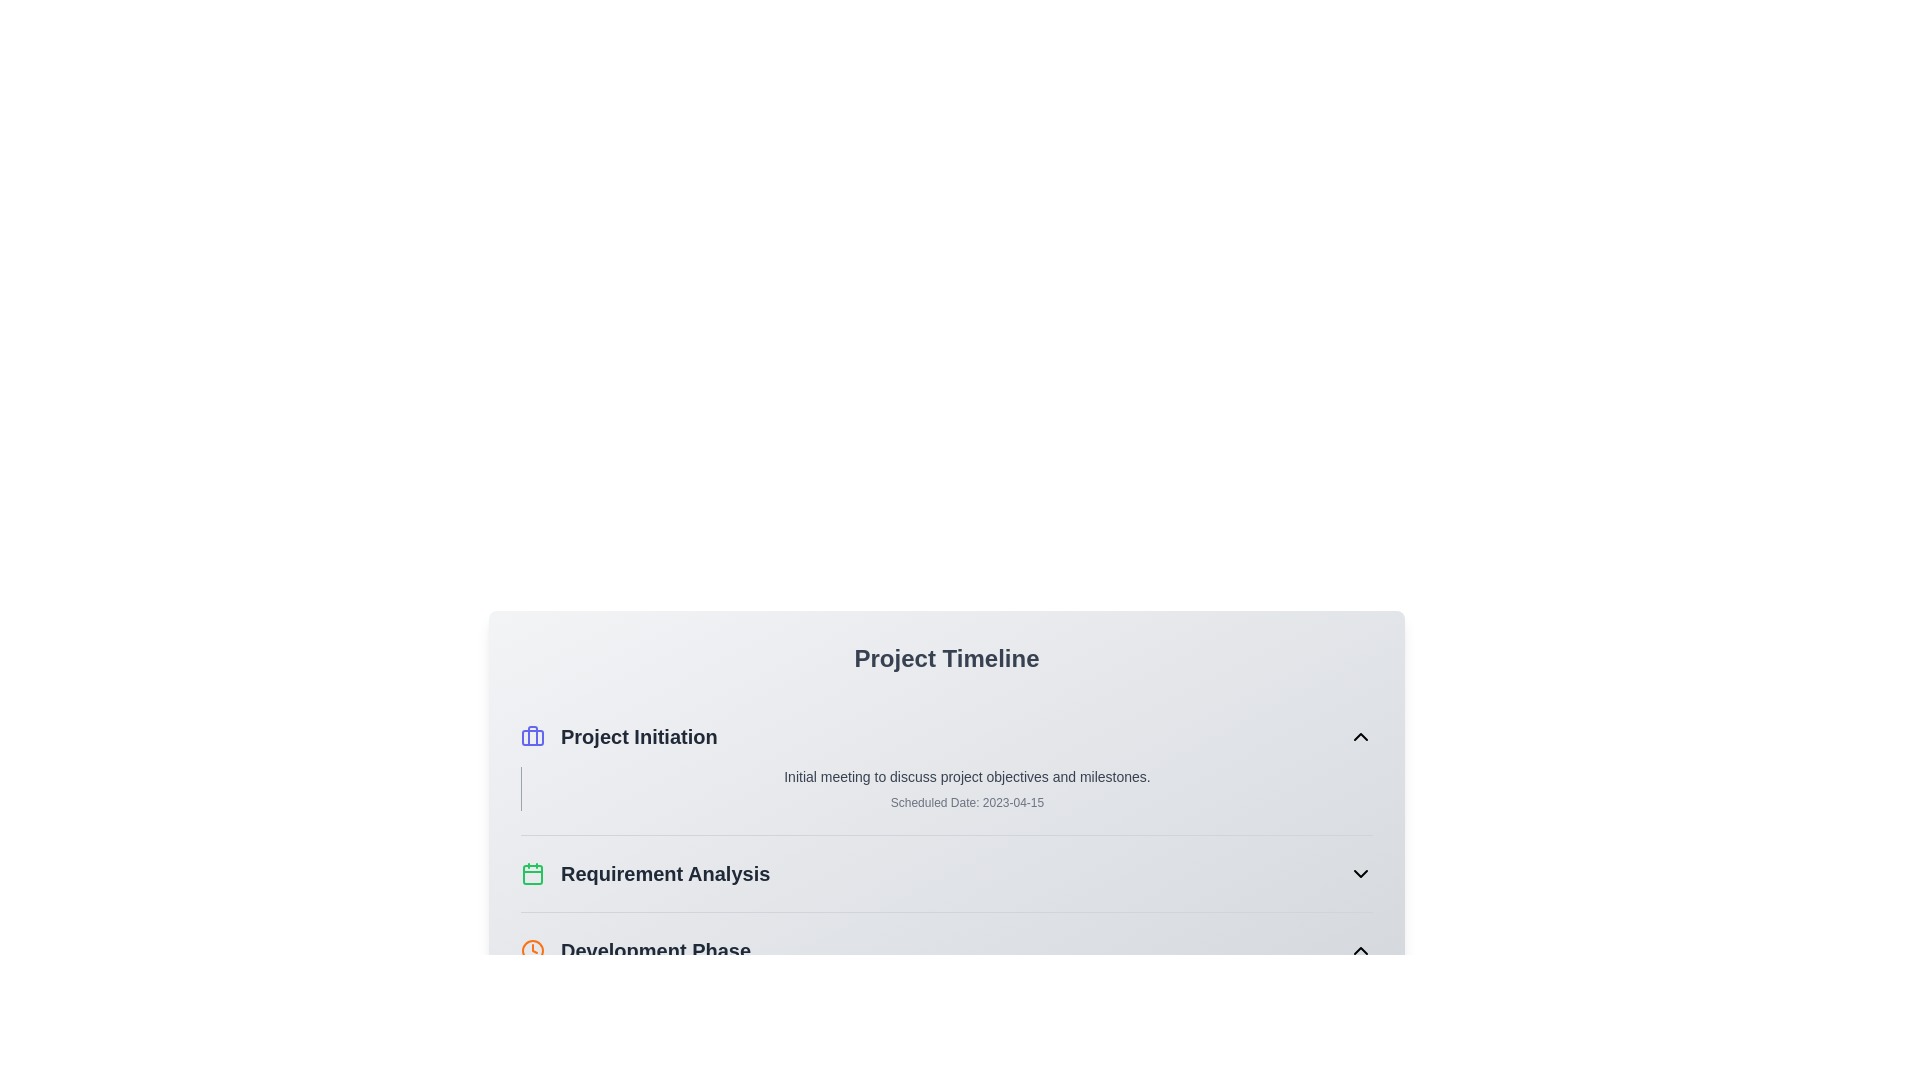 This screenshot has height=1080, width=1920. I want to click on the icon representing the 'Requirement Analysis' section, so click(532, 873).